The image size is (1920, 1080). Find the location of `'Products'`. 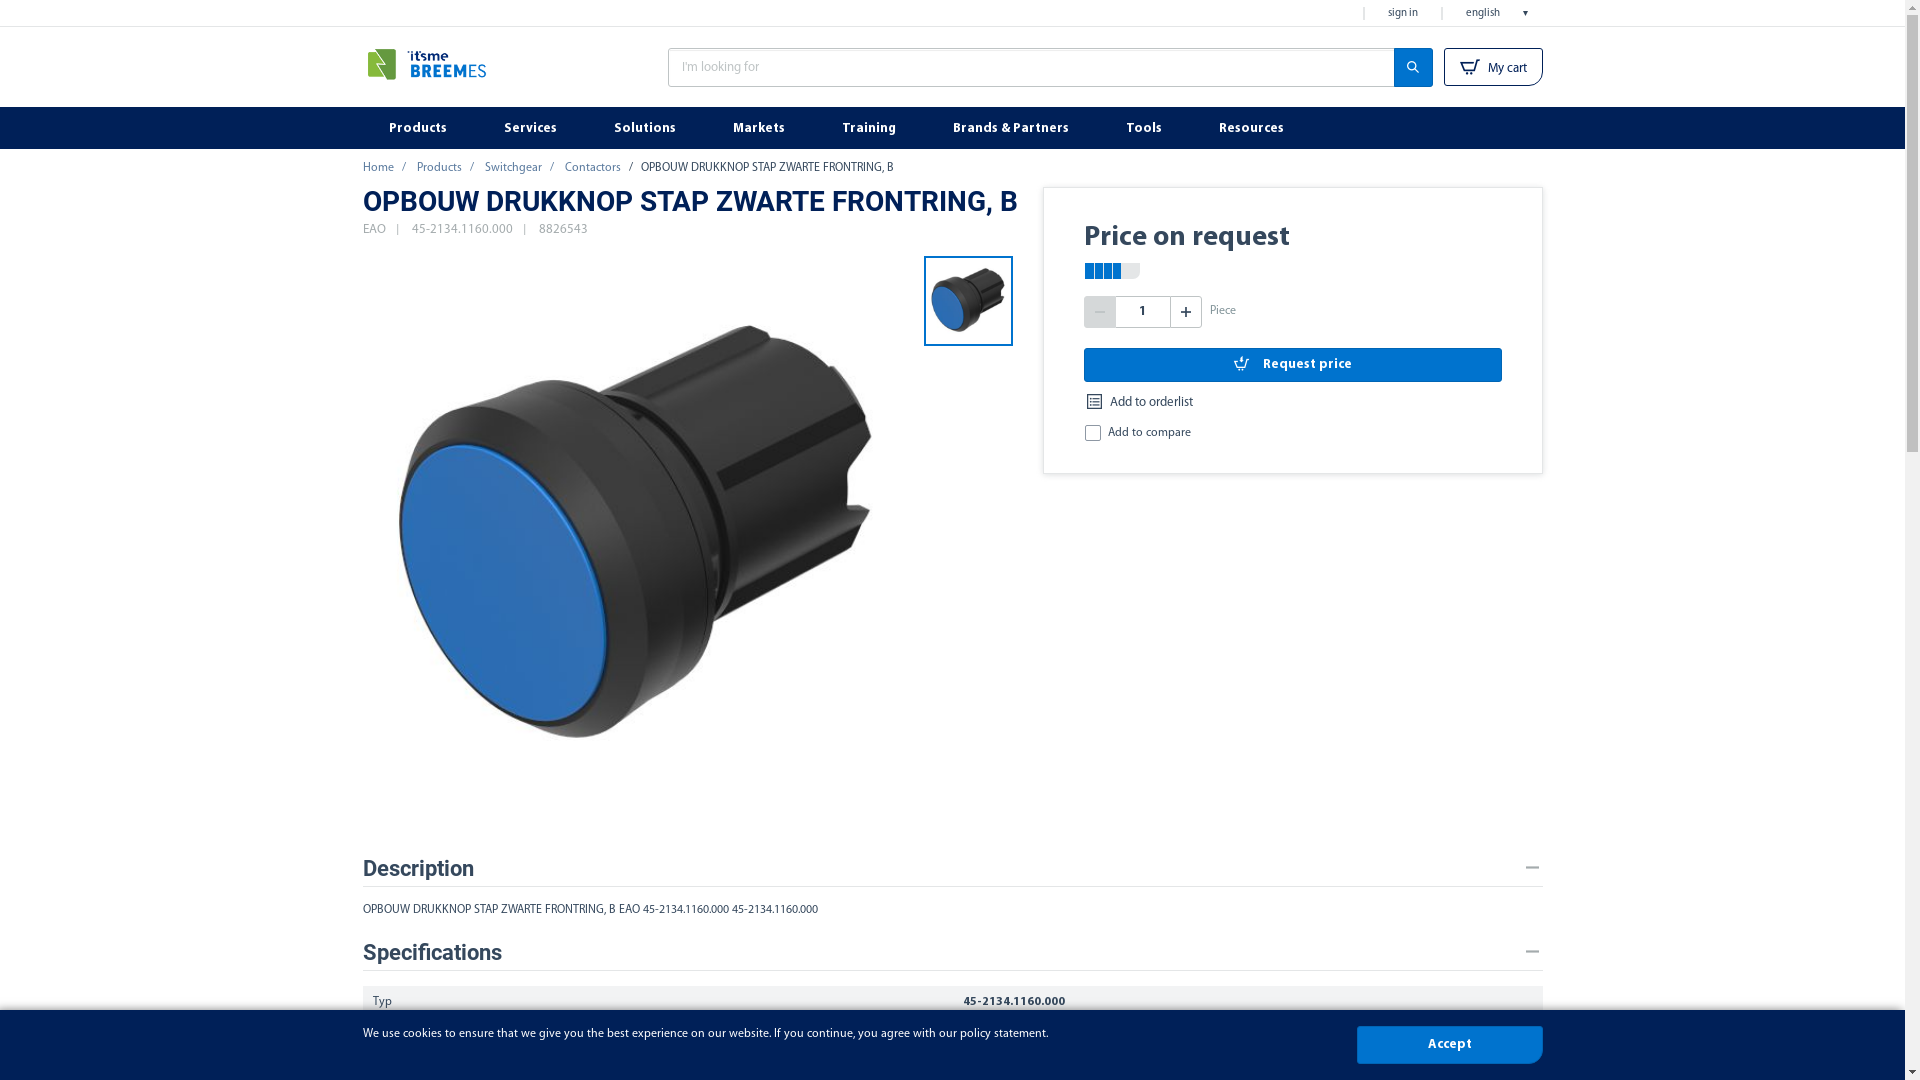

'Products' is located at coordinates (418, 127).